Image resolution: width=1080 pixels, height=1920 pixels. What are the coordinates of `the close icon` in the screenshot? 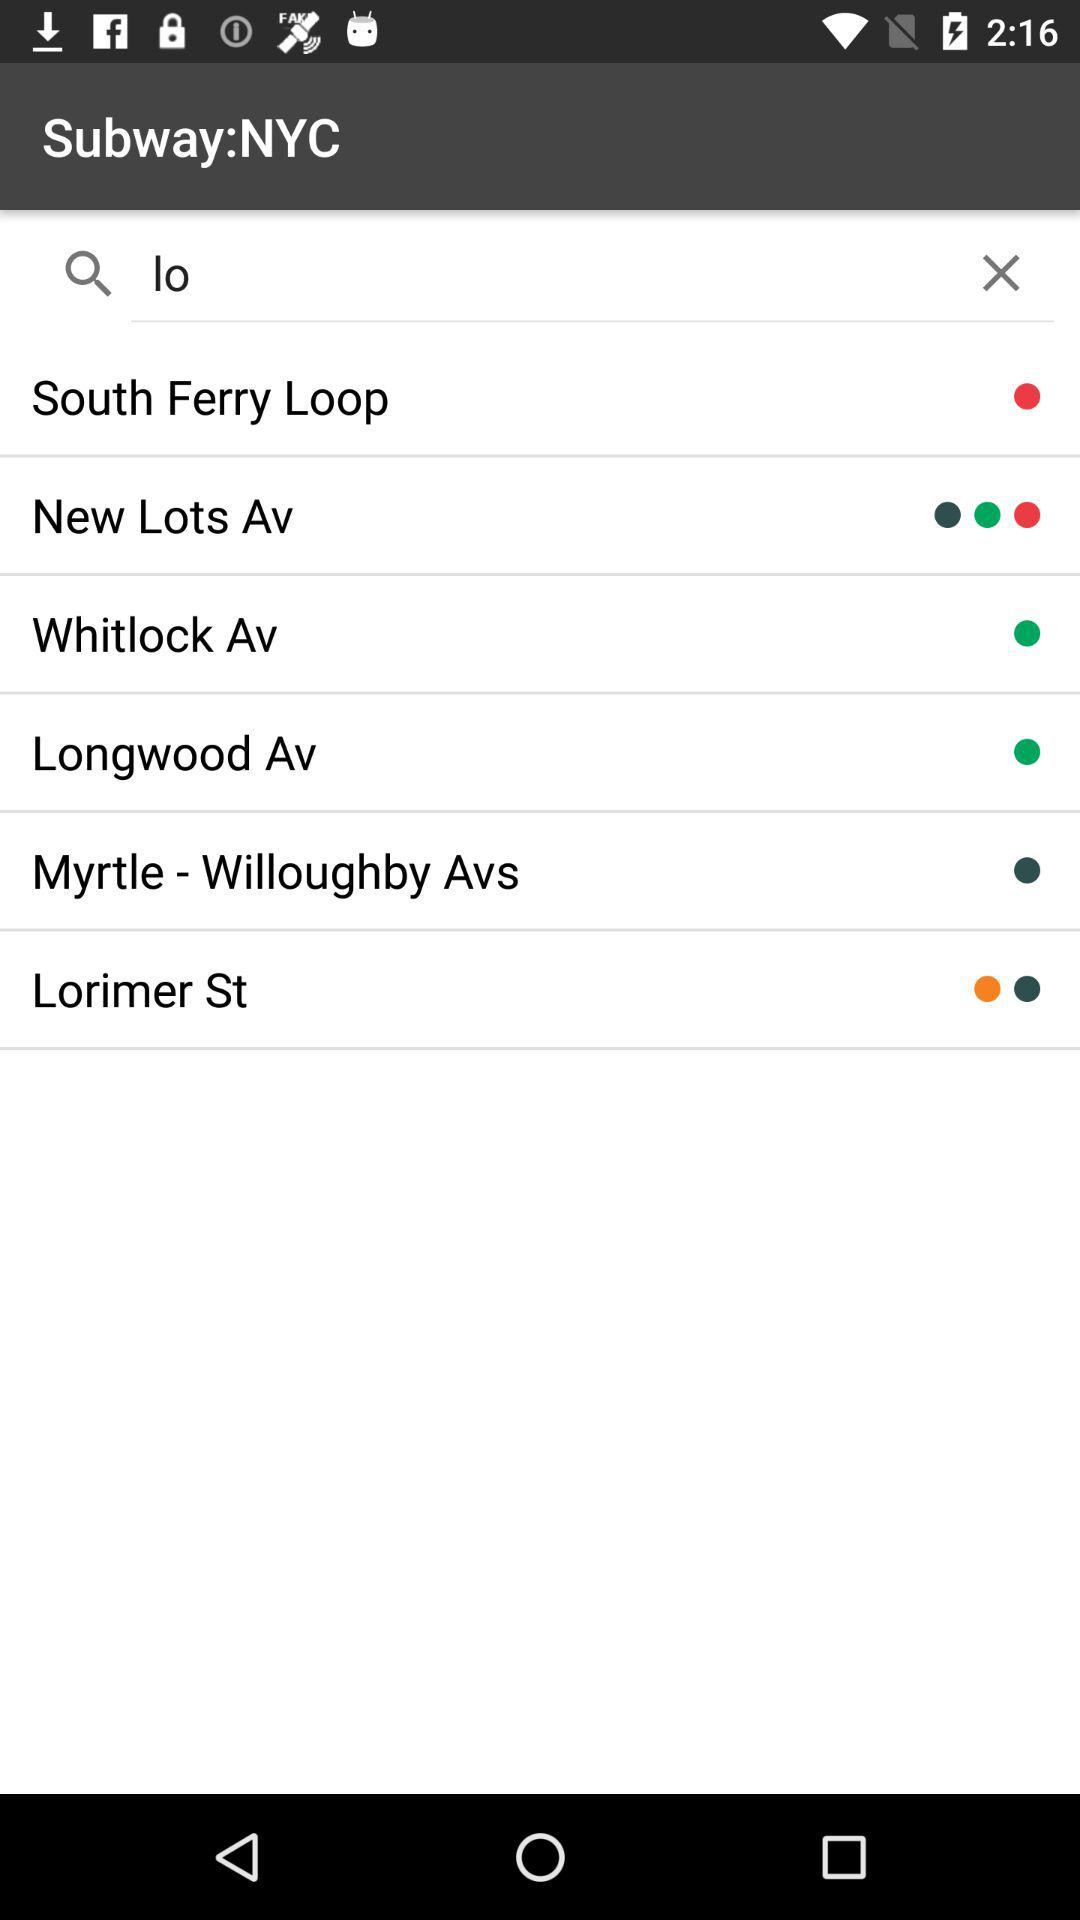 It's located at (1001, 272).